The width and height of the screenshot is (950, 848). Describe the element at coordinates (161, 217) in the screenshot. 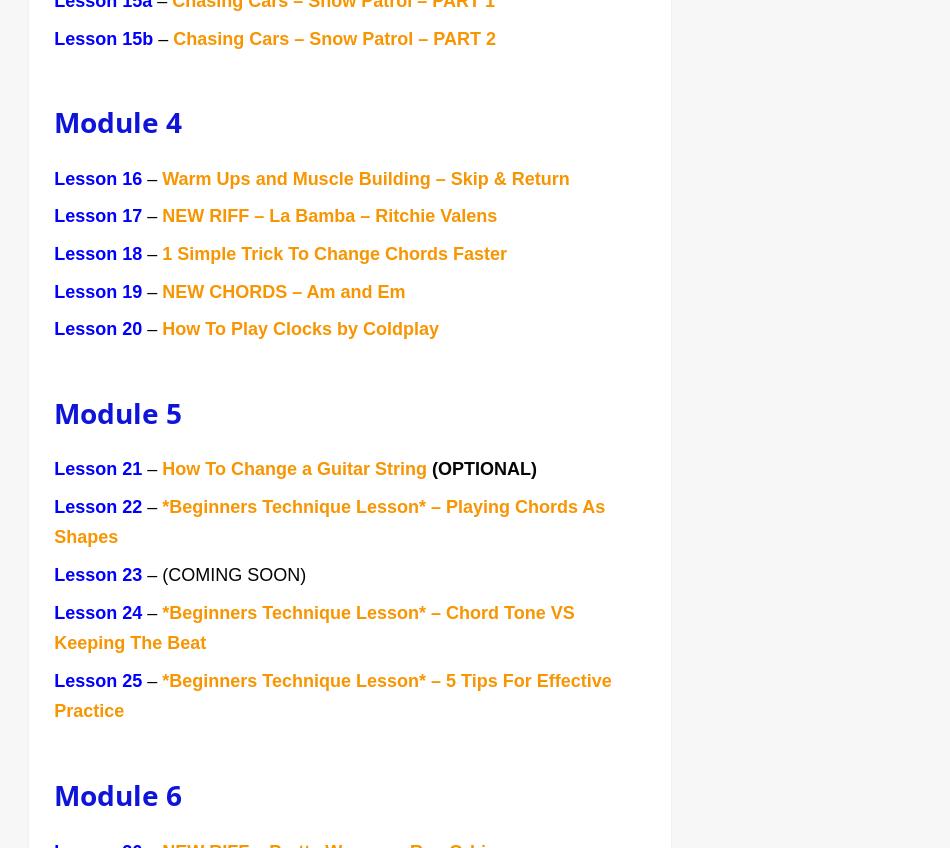

I see `'NEW RIFF – La Bamba – Ritchie Valens'` at that location.